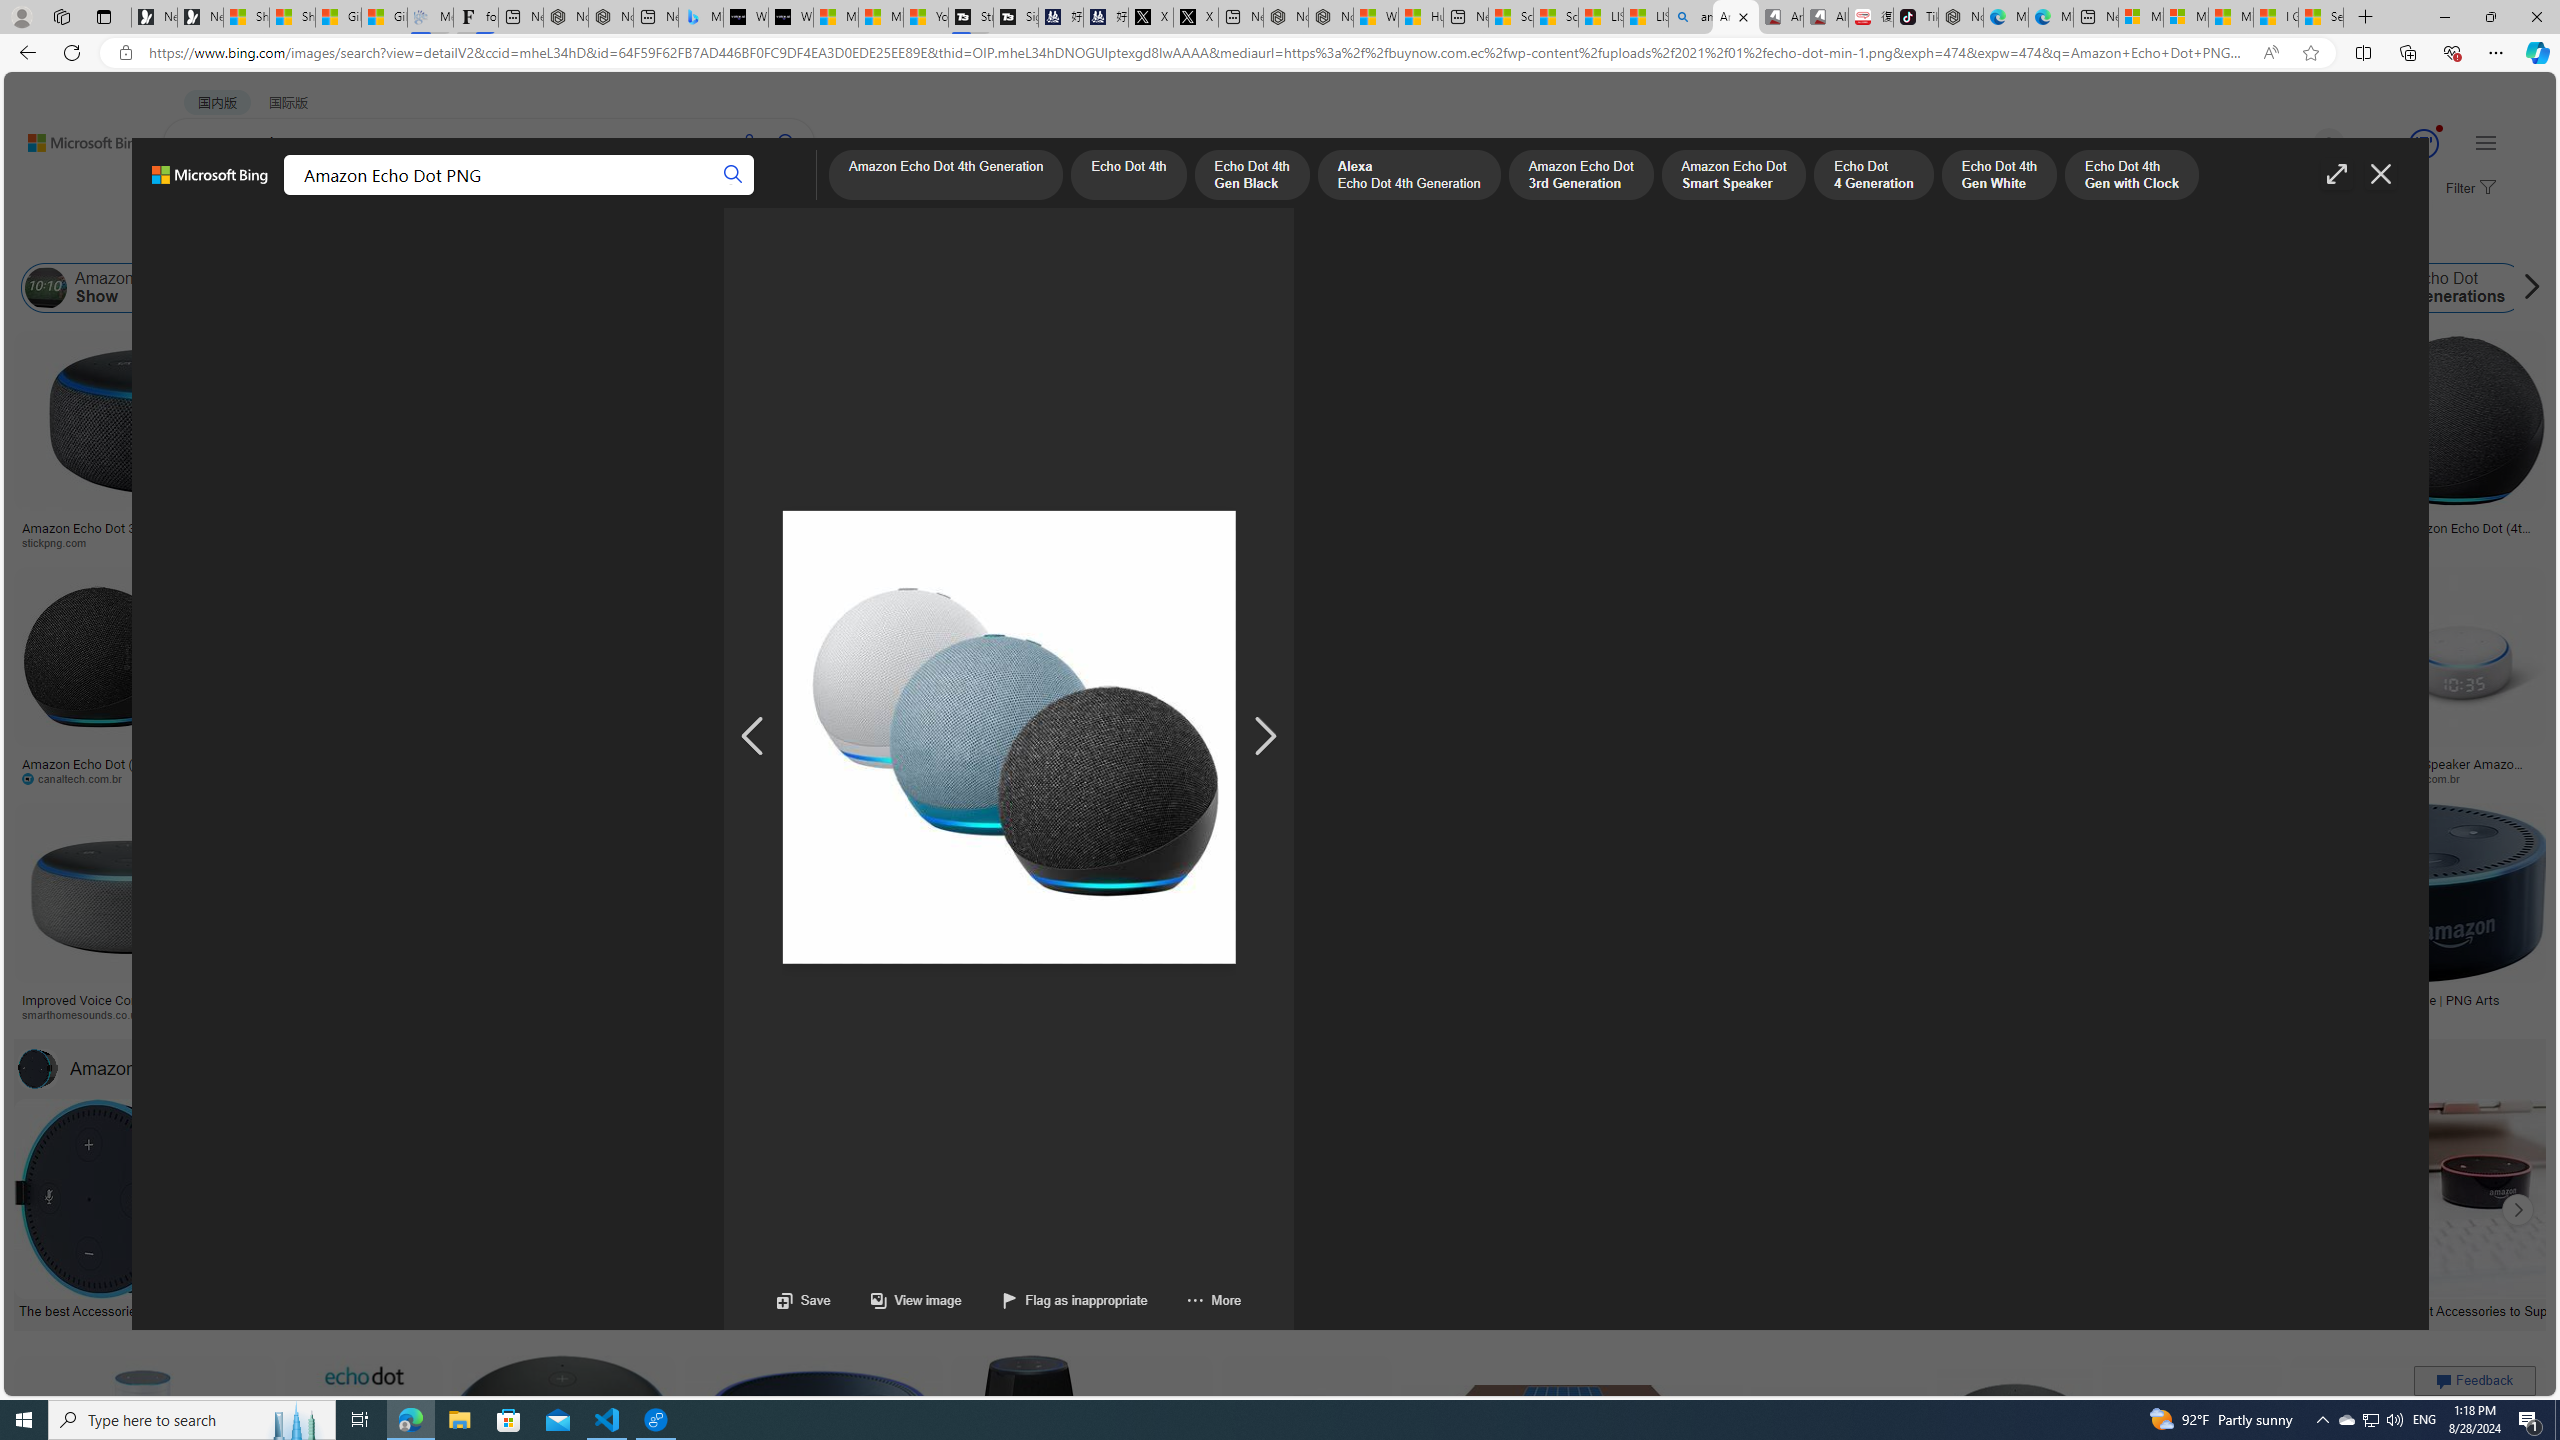 The width and height of the screenshot is (2560, 1440). I want to click on 'Color', so click(305, 237).